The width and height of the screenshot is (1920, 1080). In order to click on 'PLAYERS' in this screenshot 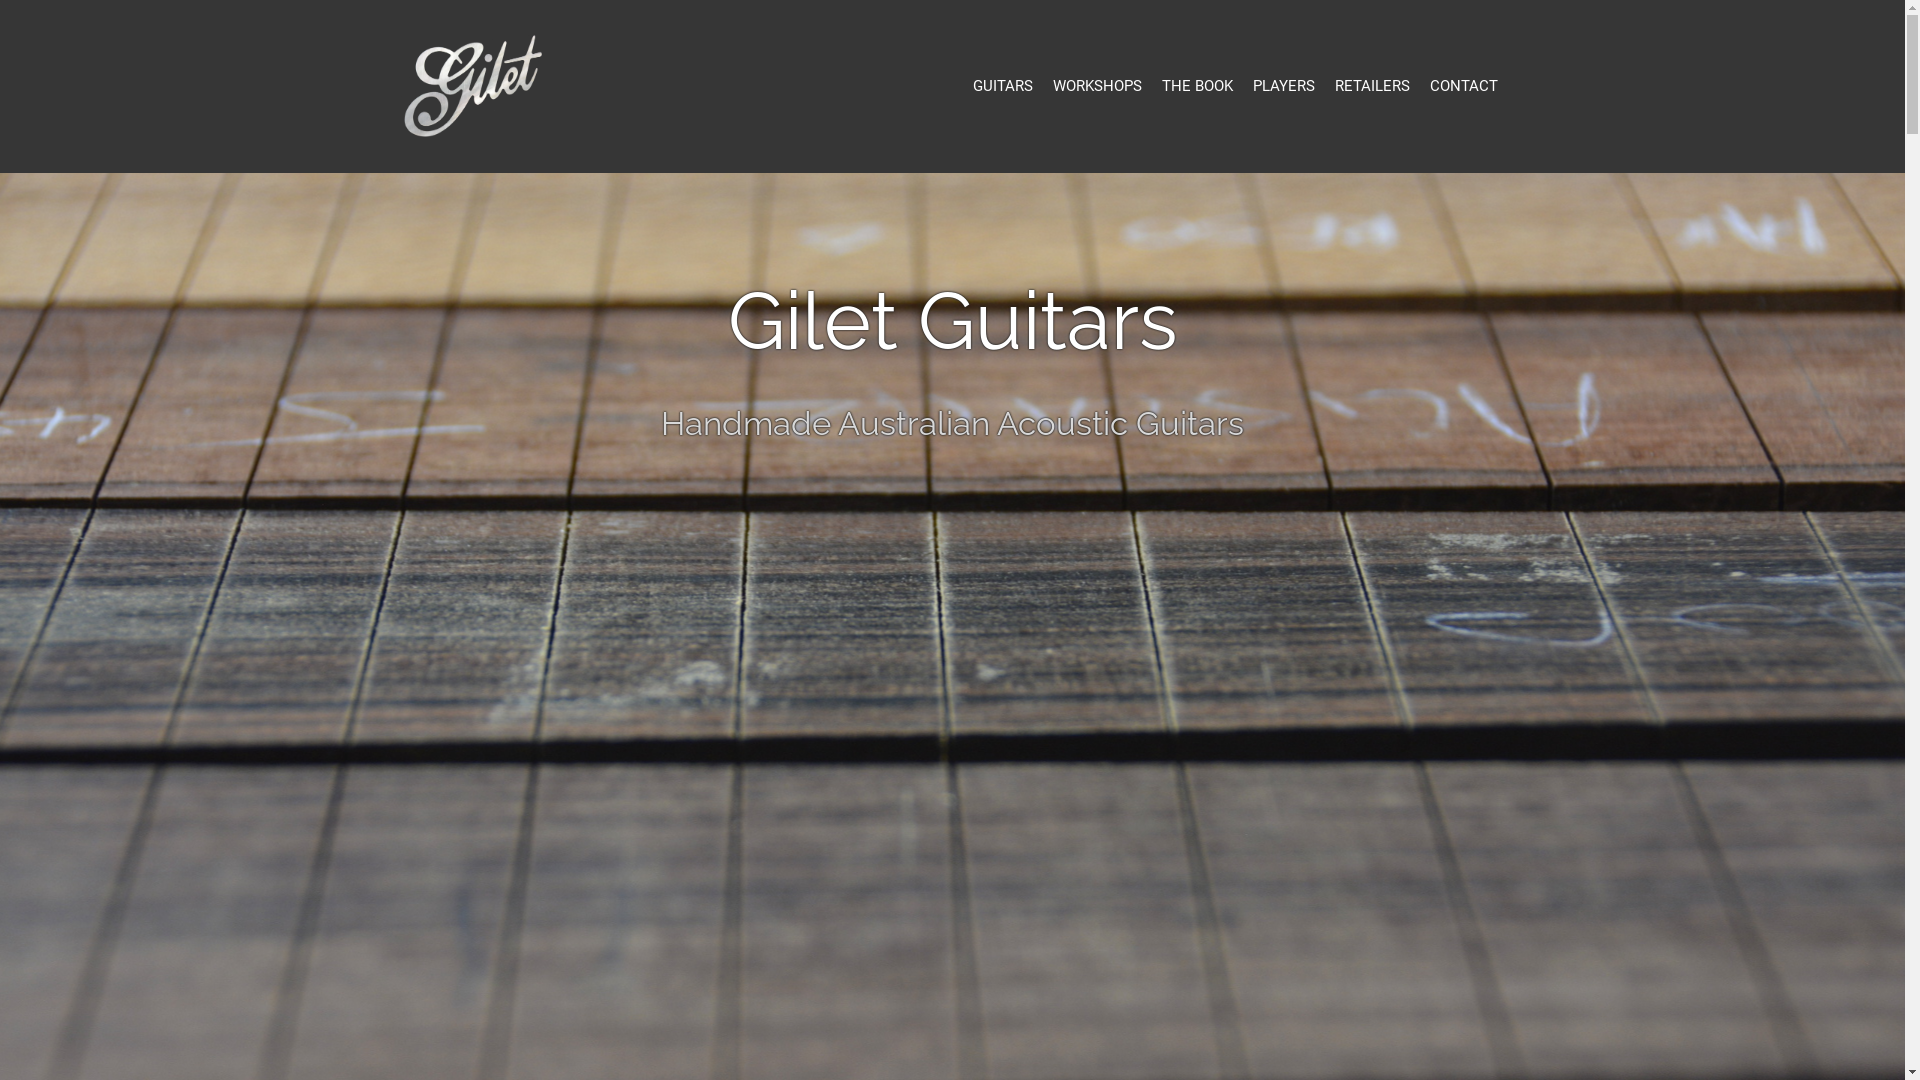, I will do `click(1251, 85)`.